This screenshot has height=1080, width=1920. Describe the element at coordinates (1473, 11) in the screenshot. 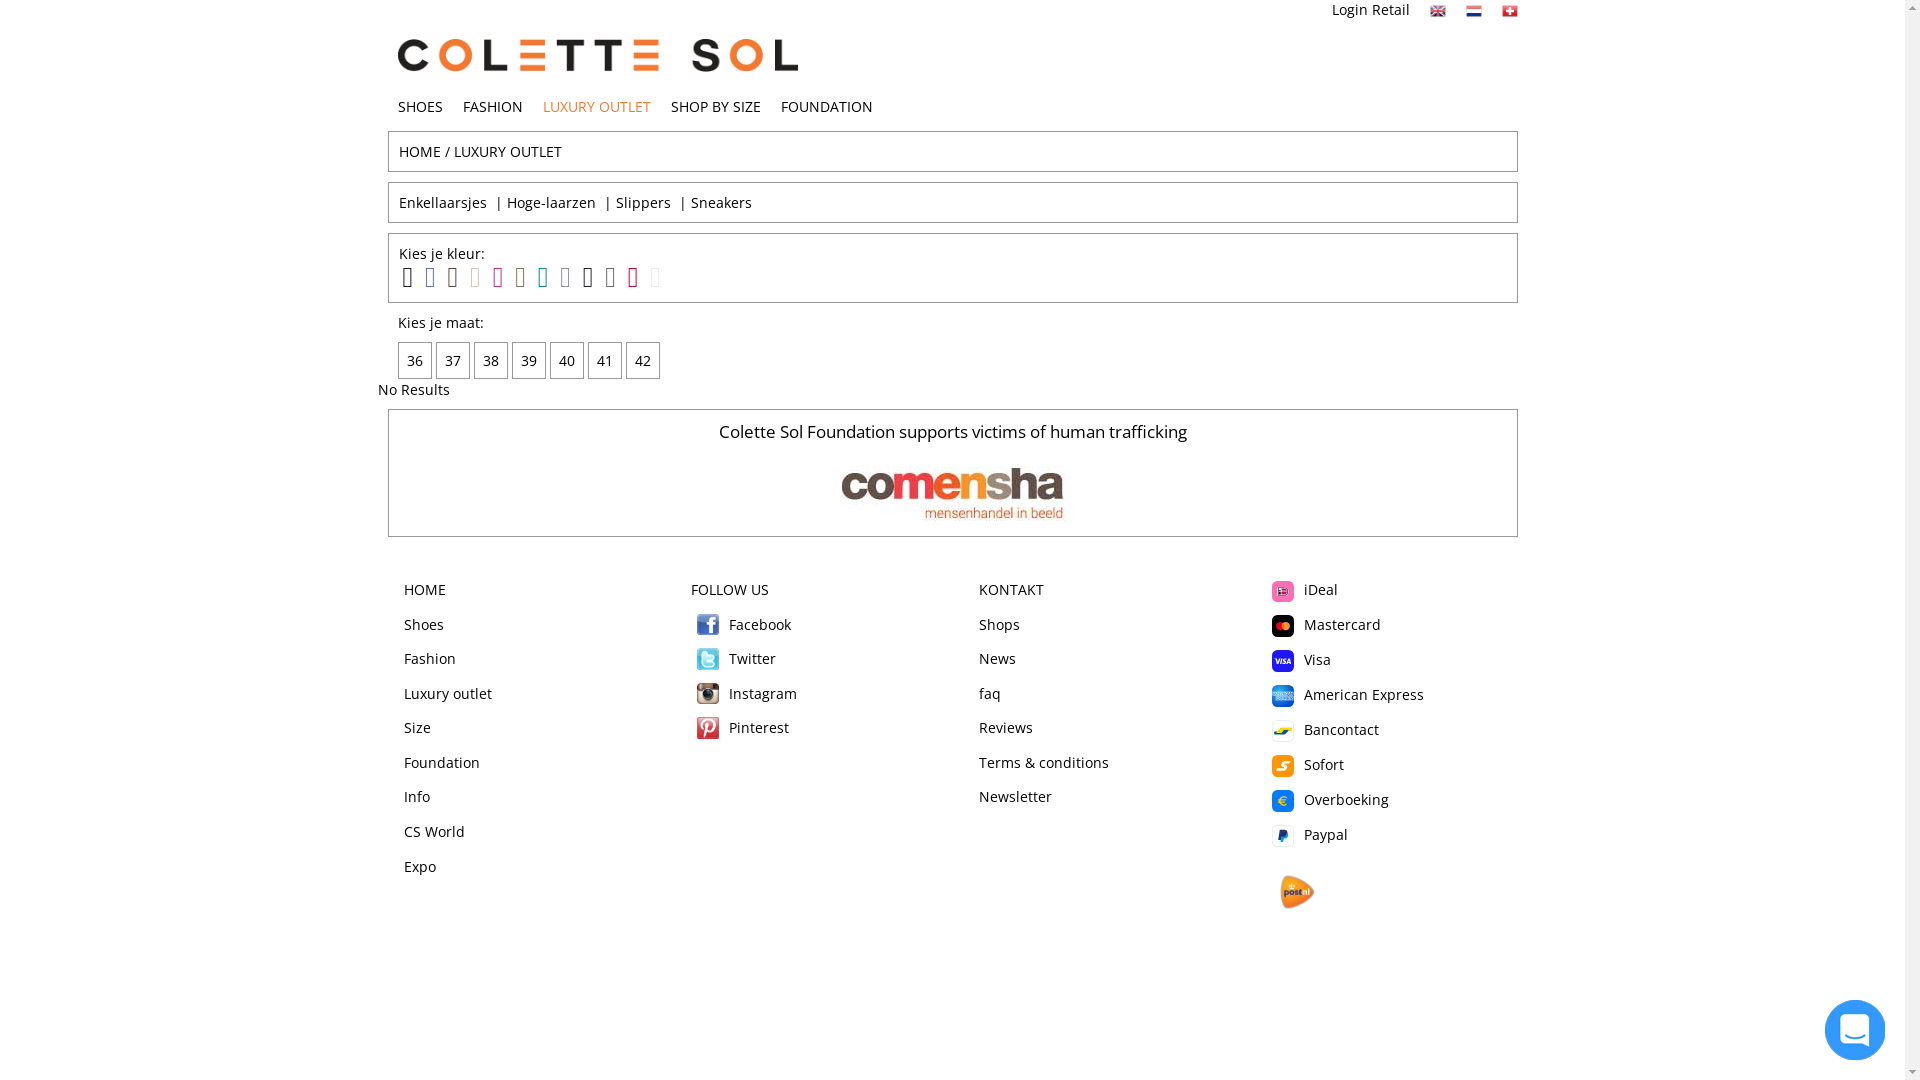

I see `'Nederlands'` at that location.